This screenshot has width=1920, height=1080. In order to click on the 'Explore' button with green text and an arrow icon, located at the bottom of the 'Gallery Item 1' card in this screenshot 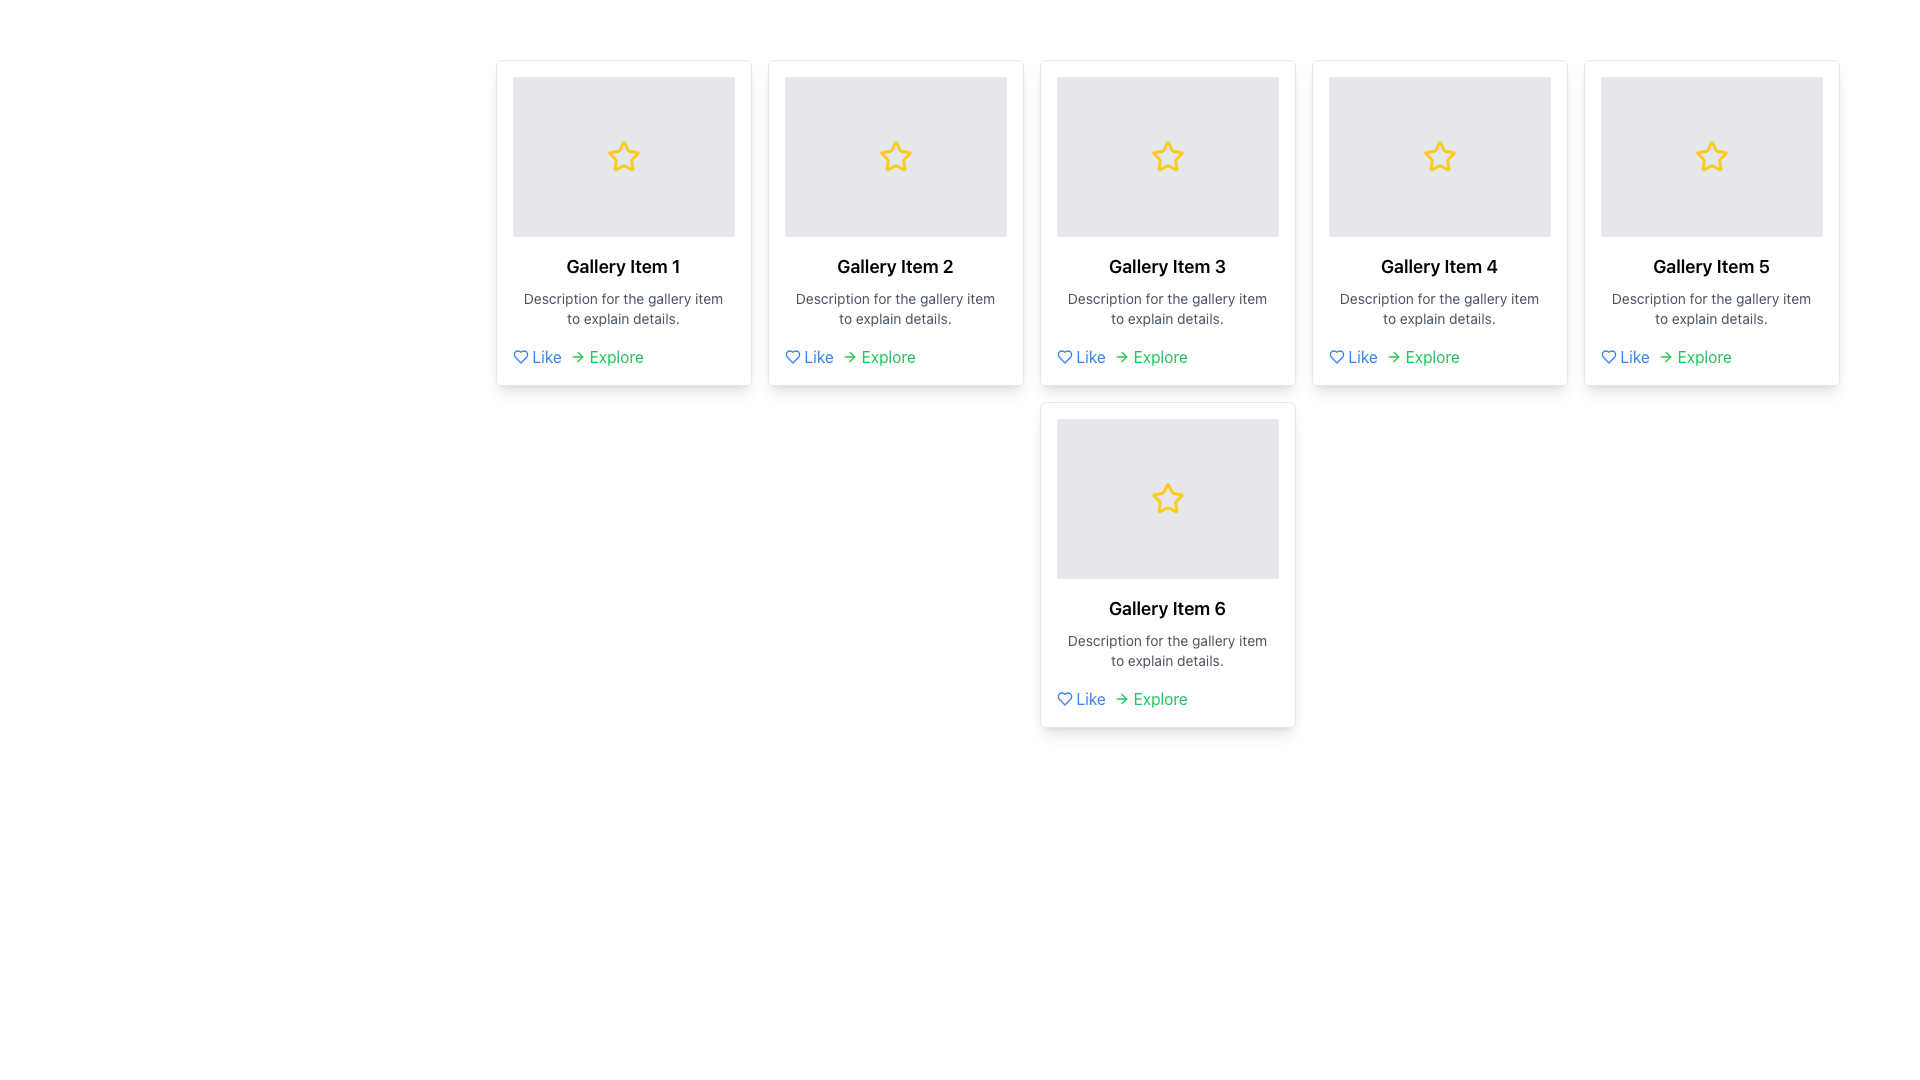, I will do `click(605, 356)`.